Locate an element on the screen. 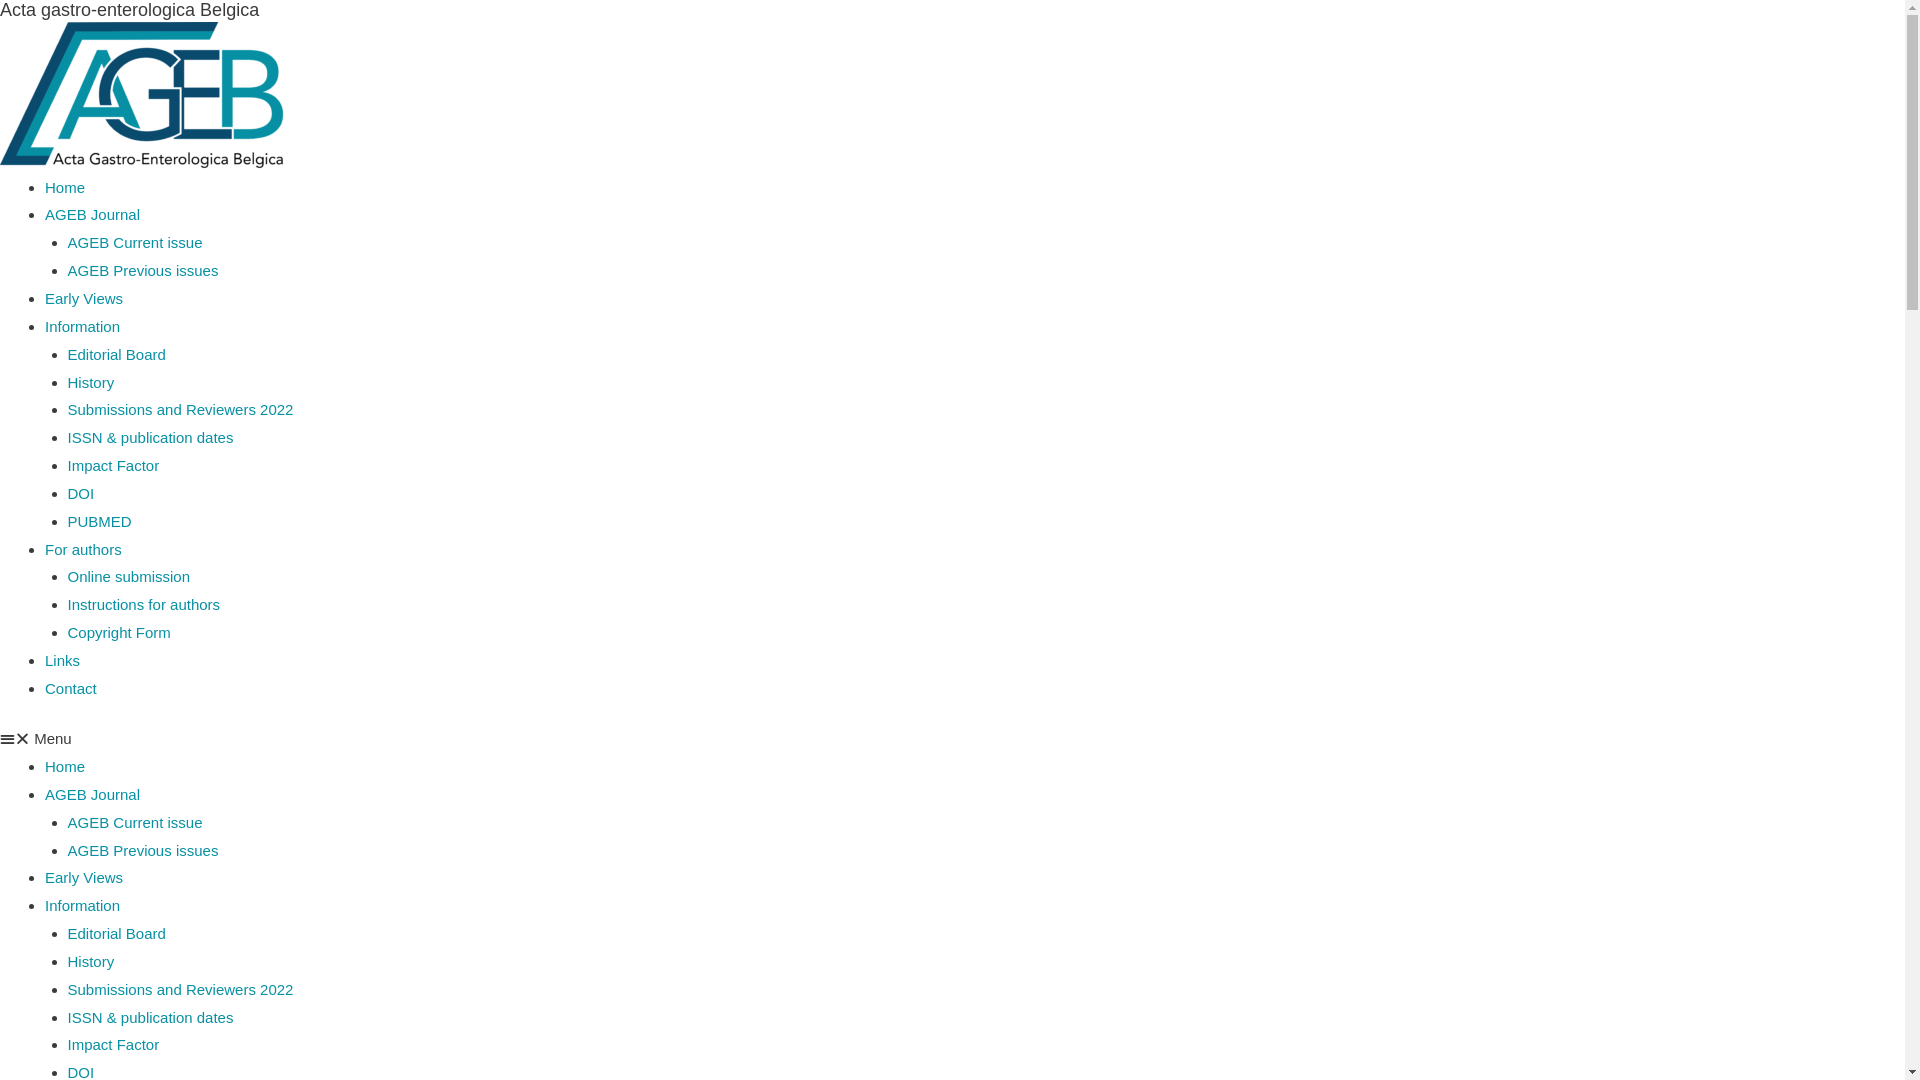  'Instructions for authors' is located at coordinates (143, 603).